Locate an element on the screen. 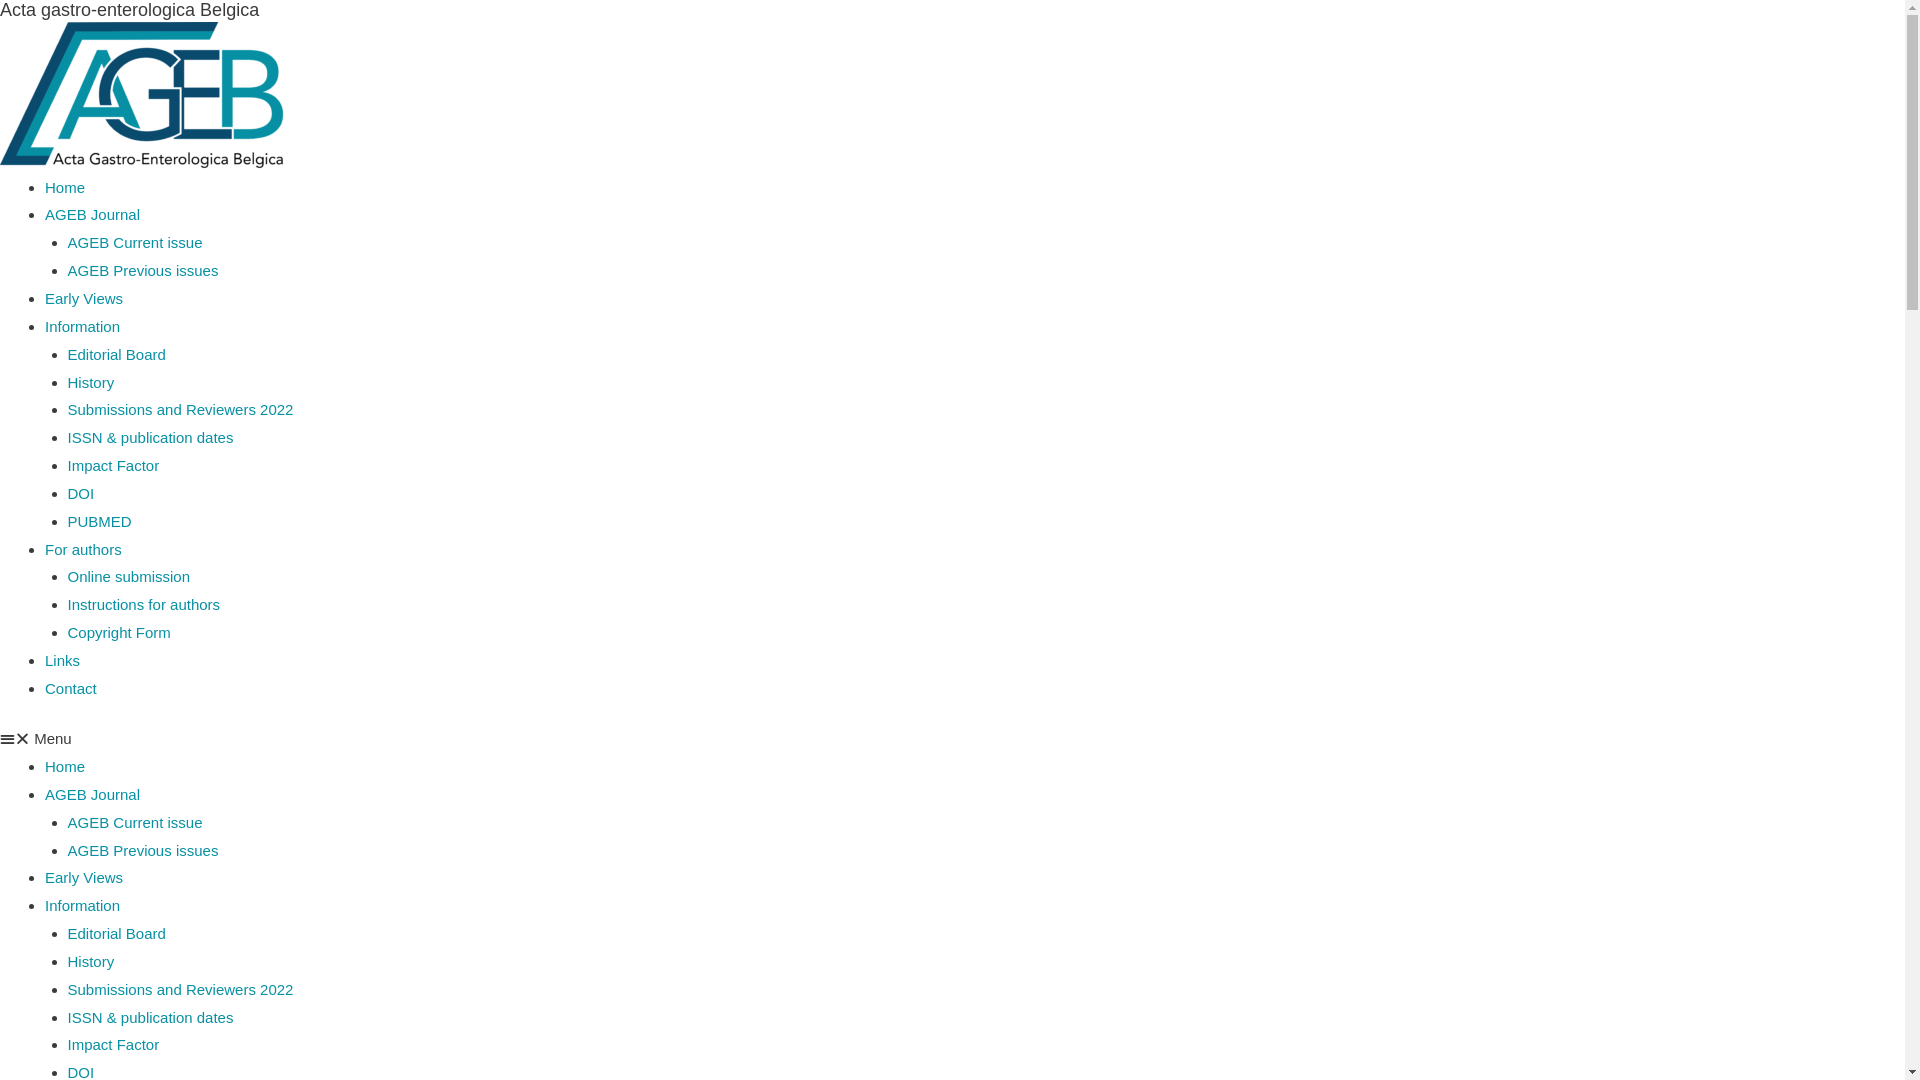  'Instructions for authors' is located at coordinates (143, 603).